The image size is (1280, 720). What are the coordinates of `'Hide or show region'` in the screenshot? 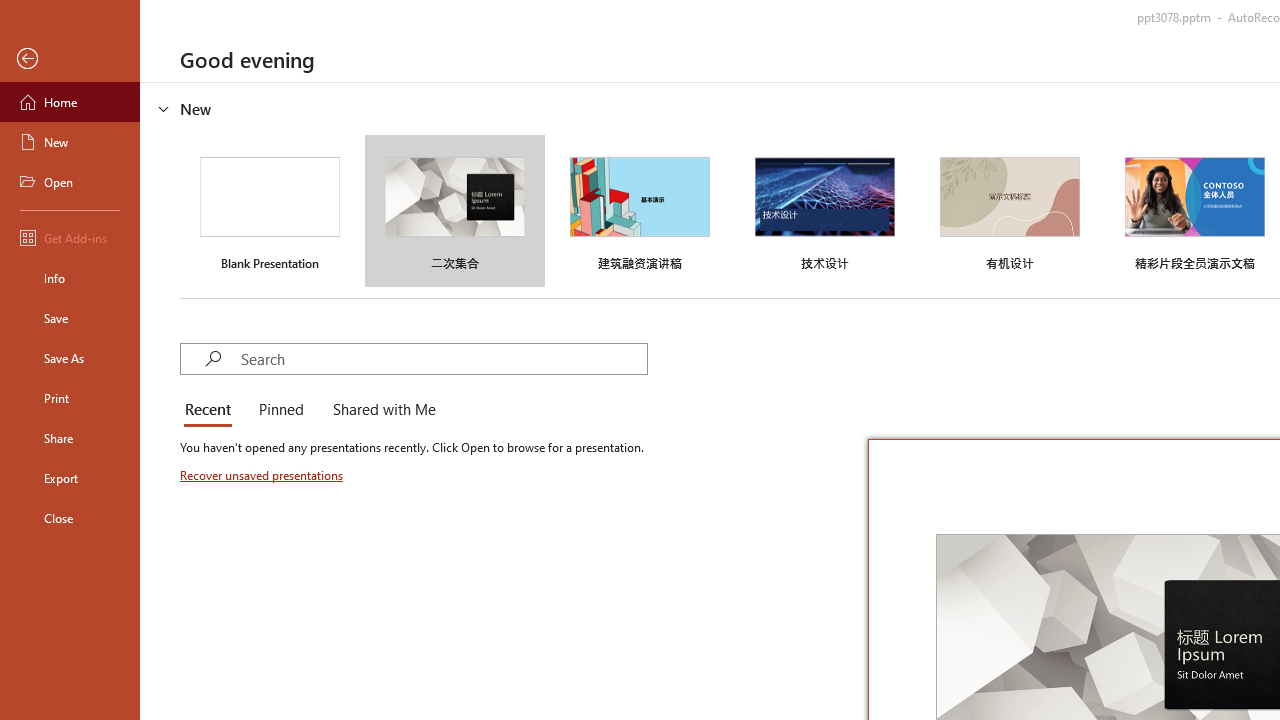 It's located at (164, 109).